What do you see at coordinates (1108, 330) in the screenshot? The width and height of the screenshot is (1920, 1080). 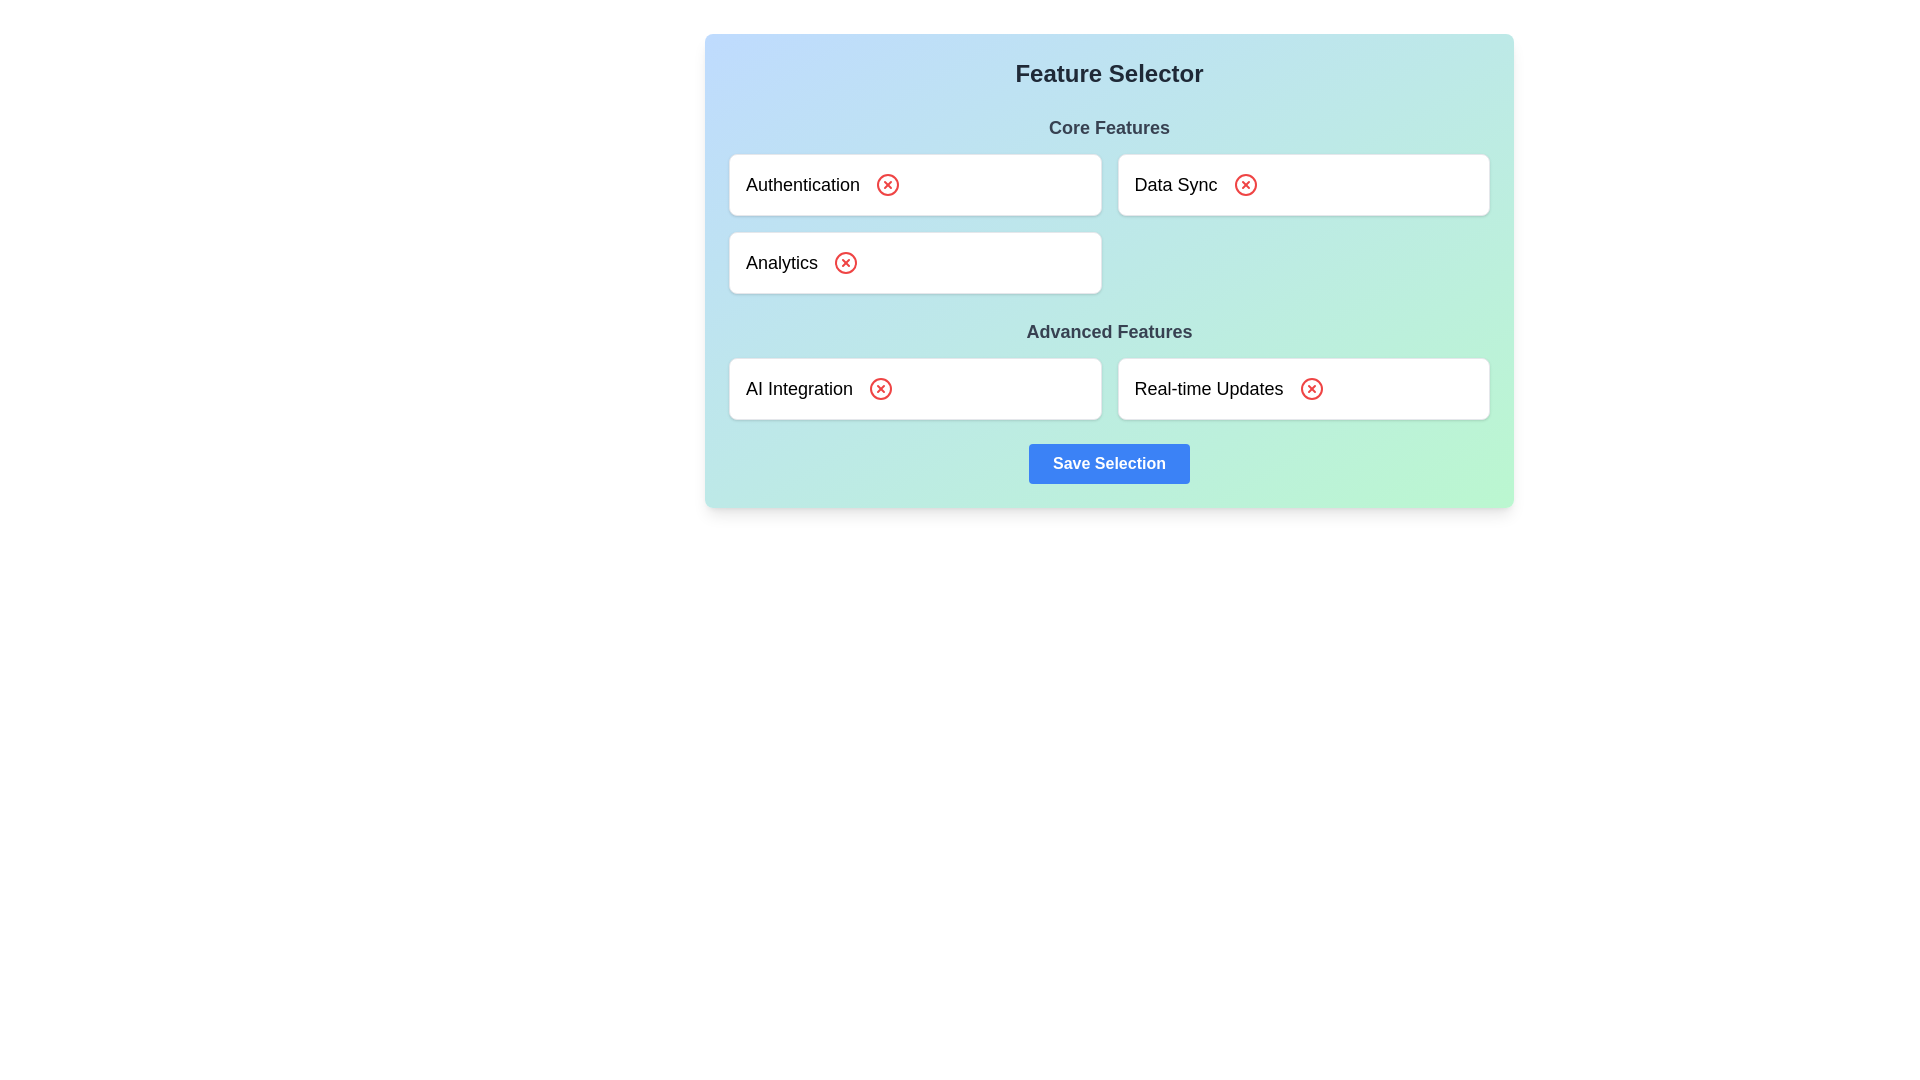 I see `the Text Label that serves as the title for the 'Advanced Features' section, distinguishing it from the 'Core Features' above` at bounding box center [1108, 330].